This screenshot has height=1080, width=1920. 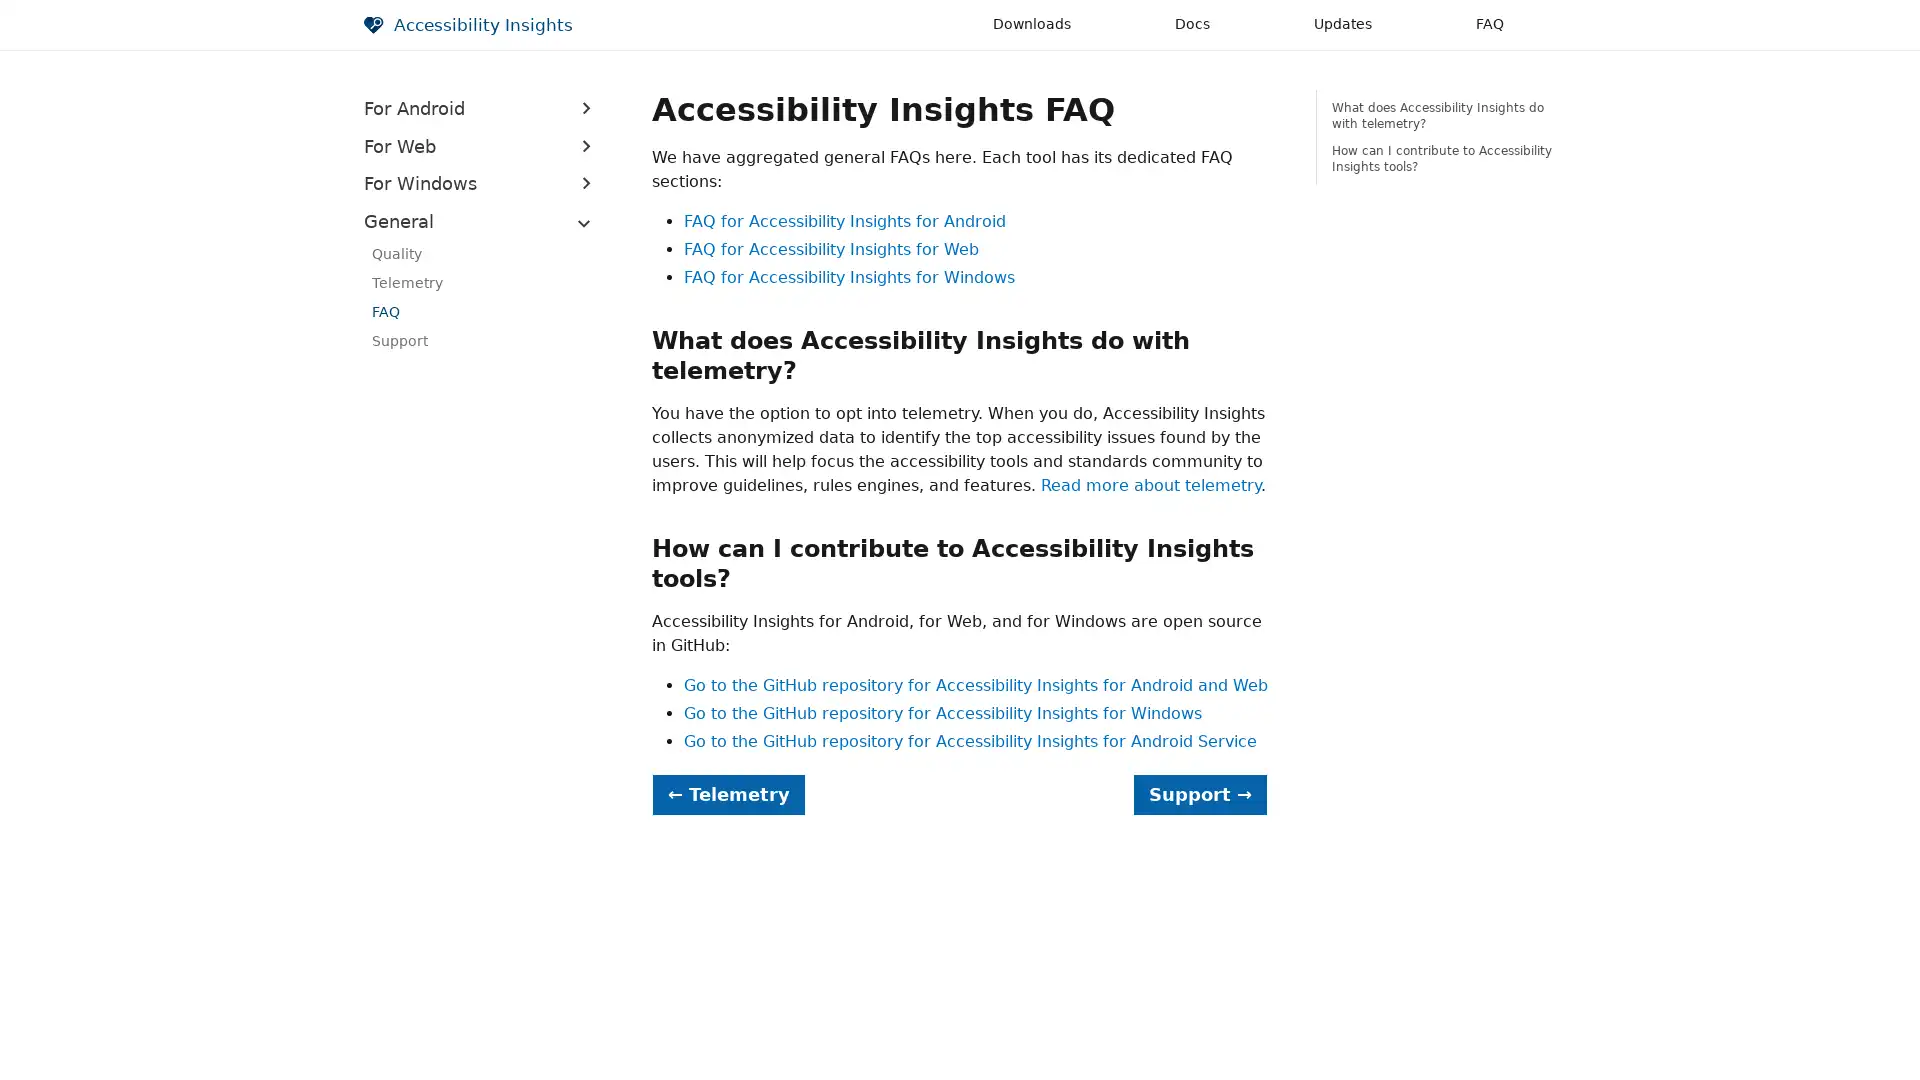 What do you see at coordinates (484, 220) in the screenshot?
I see `General` at bounding box center [484, 220].